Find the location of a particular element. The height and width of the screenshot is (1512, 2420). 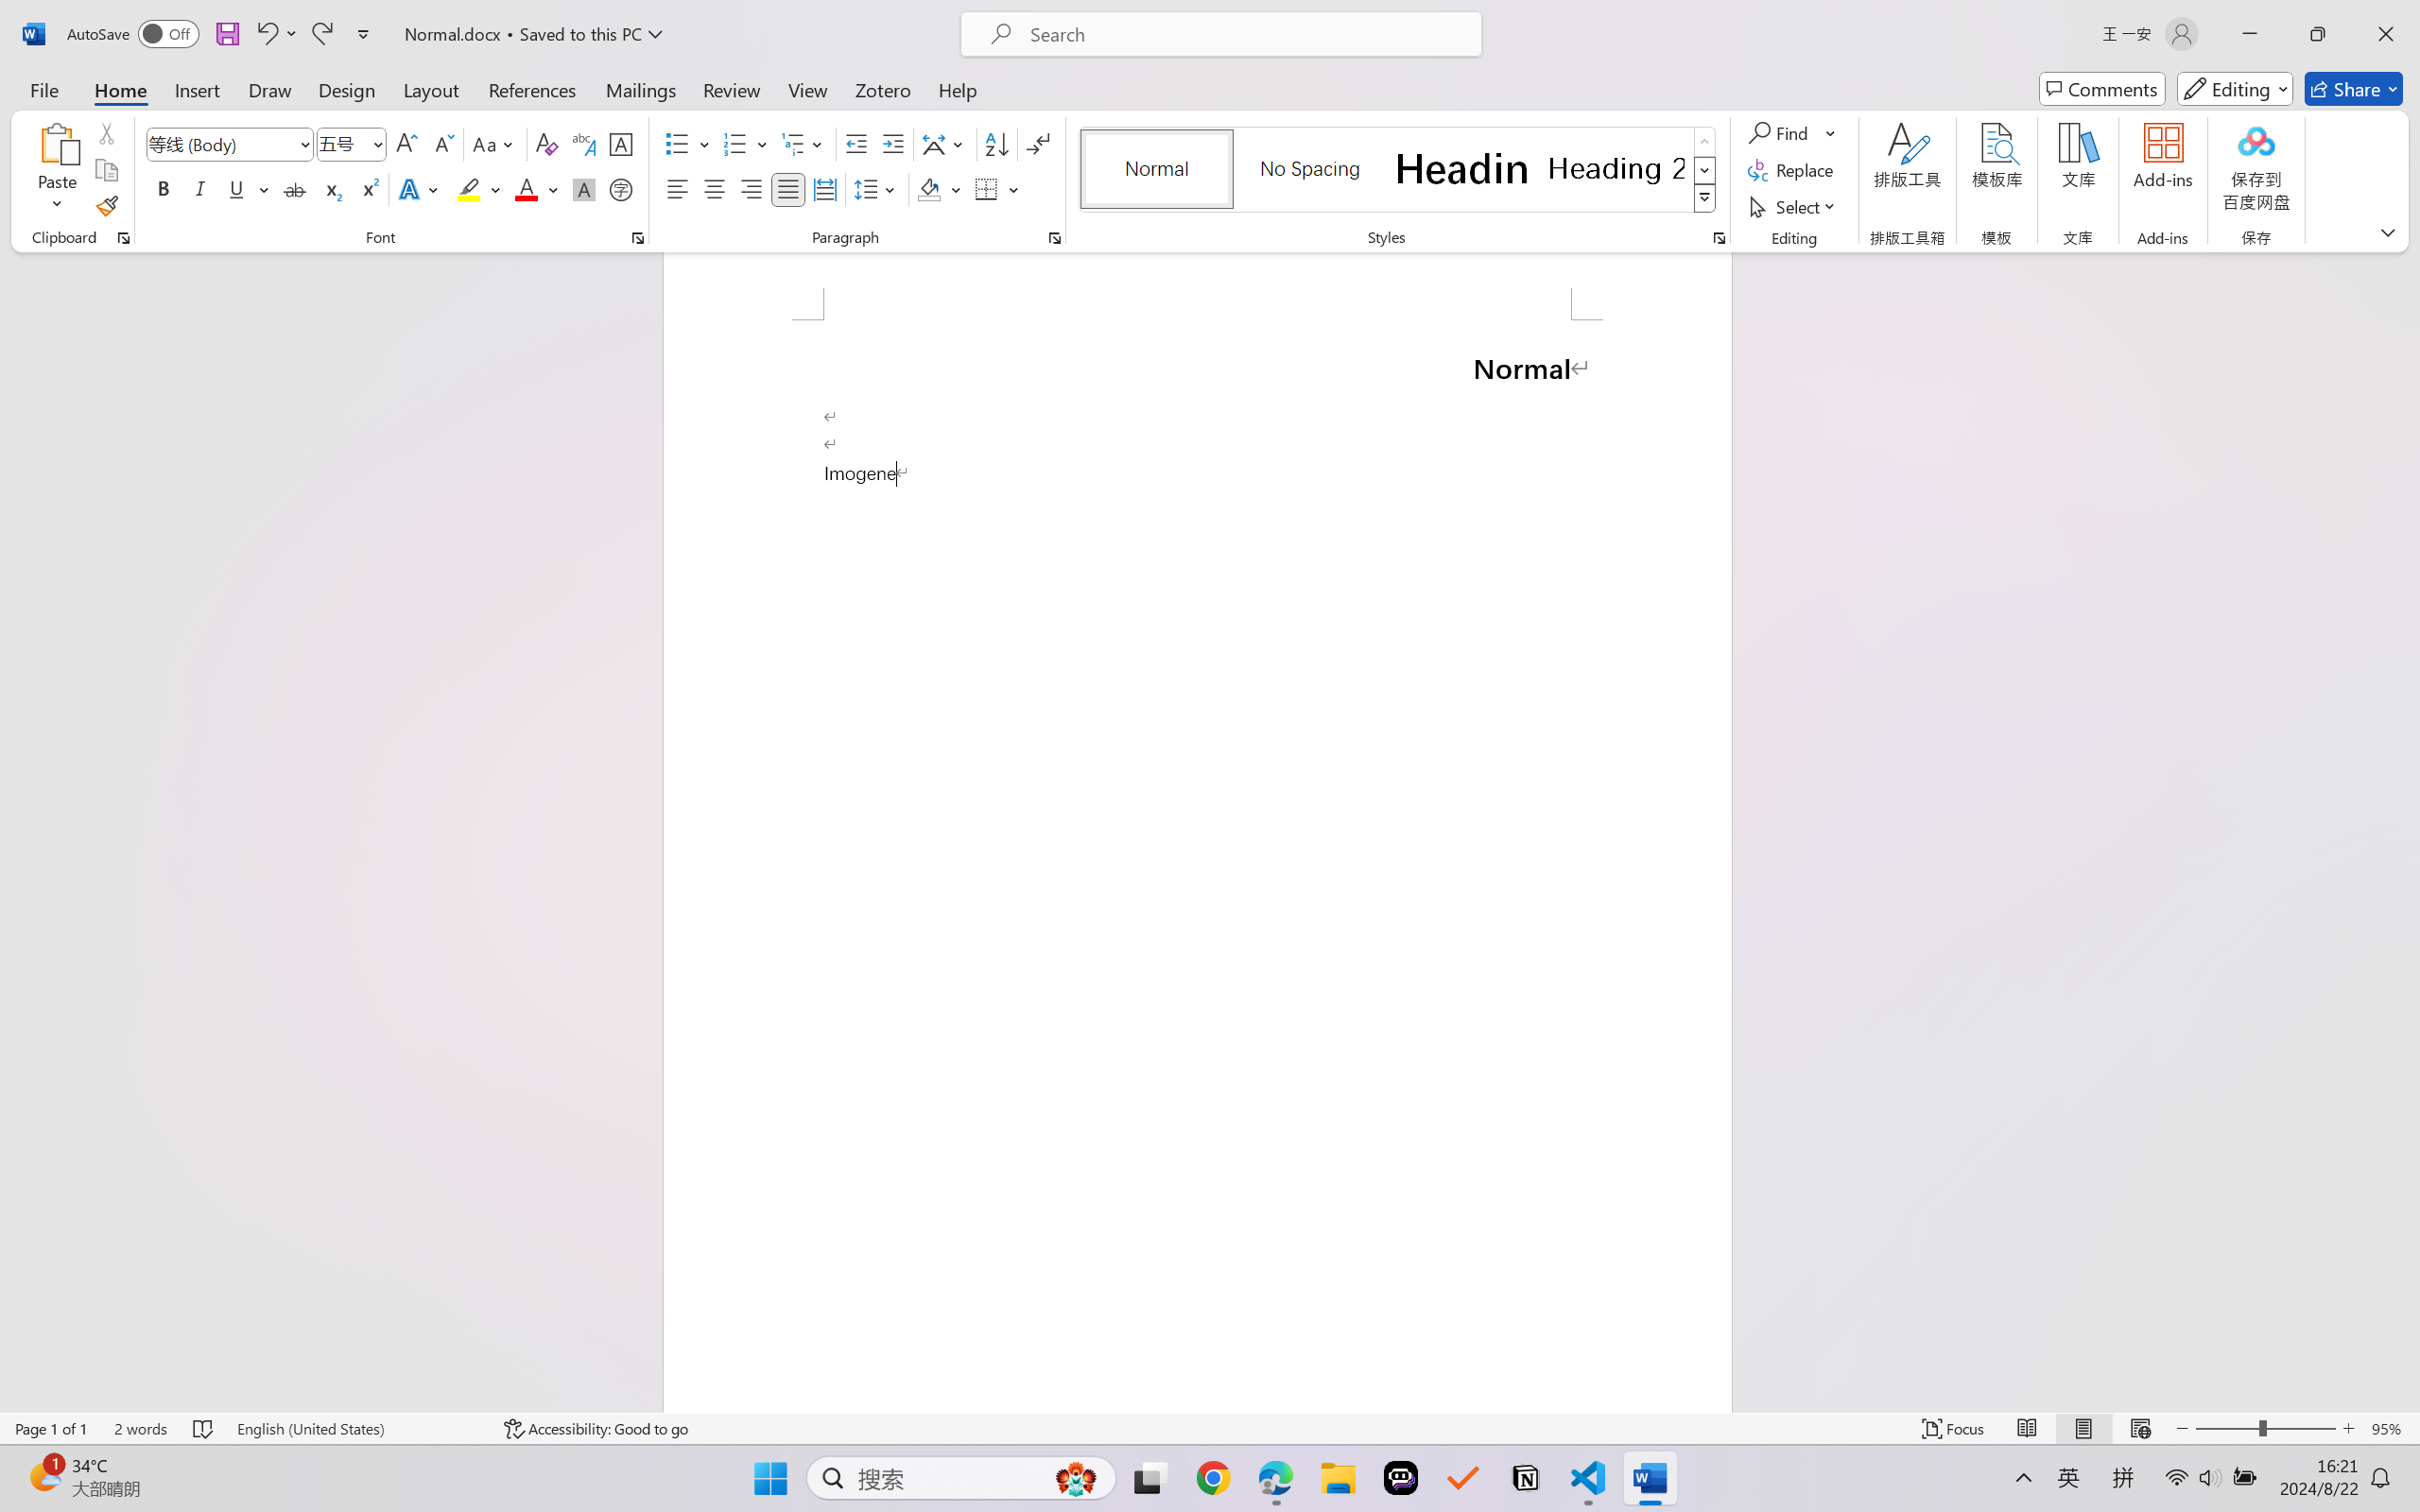

'Class: NetUIScrollBar' is located at coordinates (2407, 831).